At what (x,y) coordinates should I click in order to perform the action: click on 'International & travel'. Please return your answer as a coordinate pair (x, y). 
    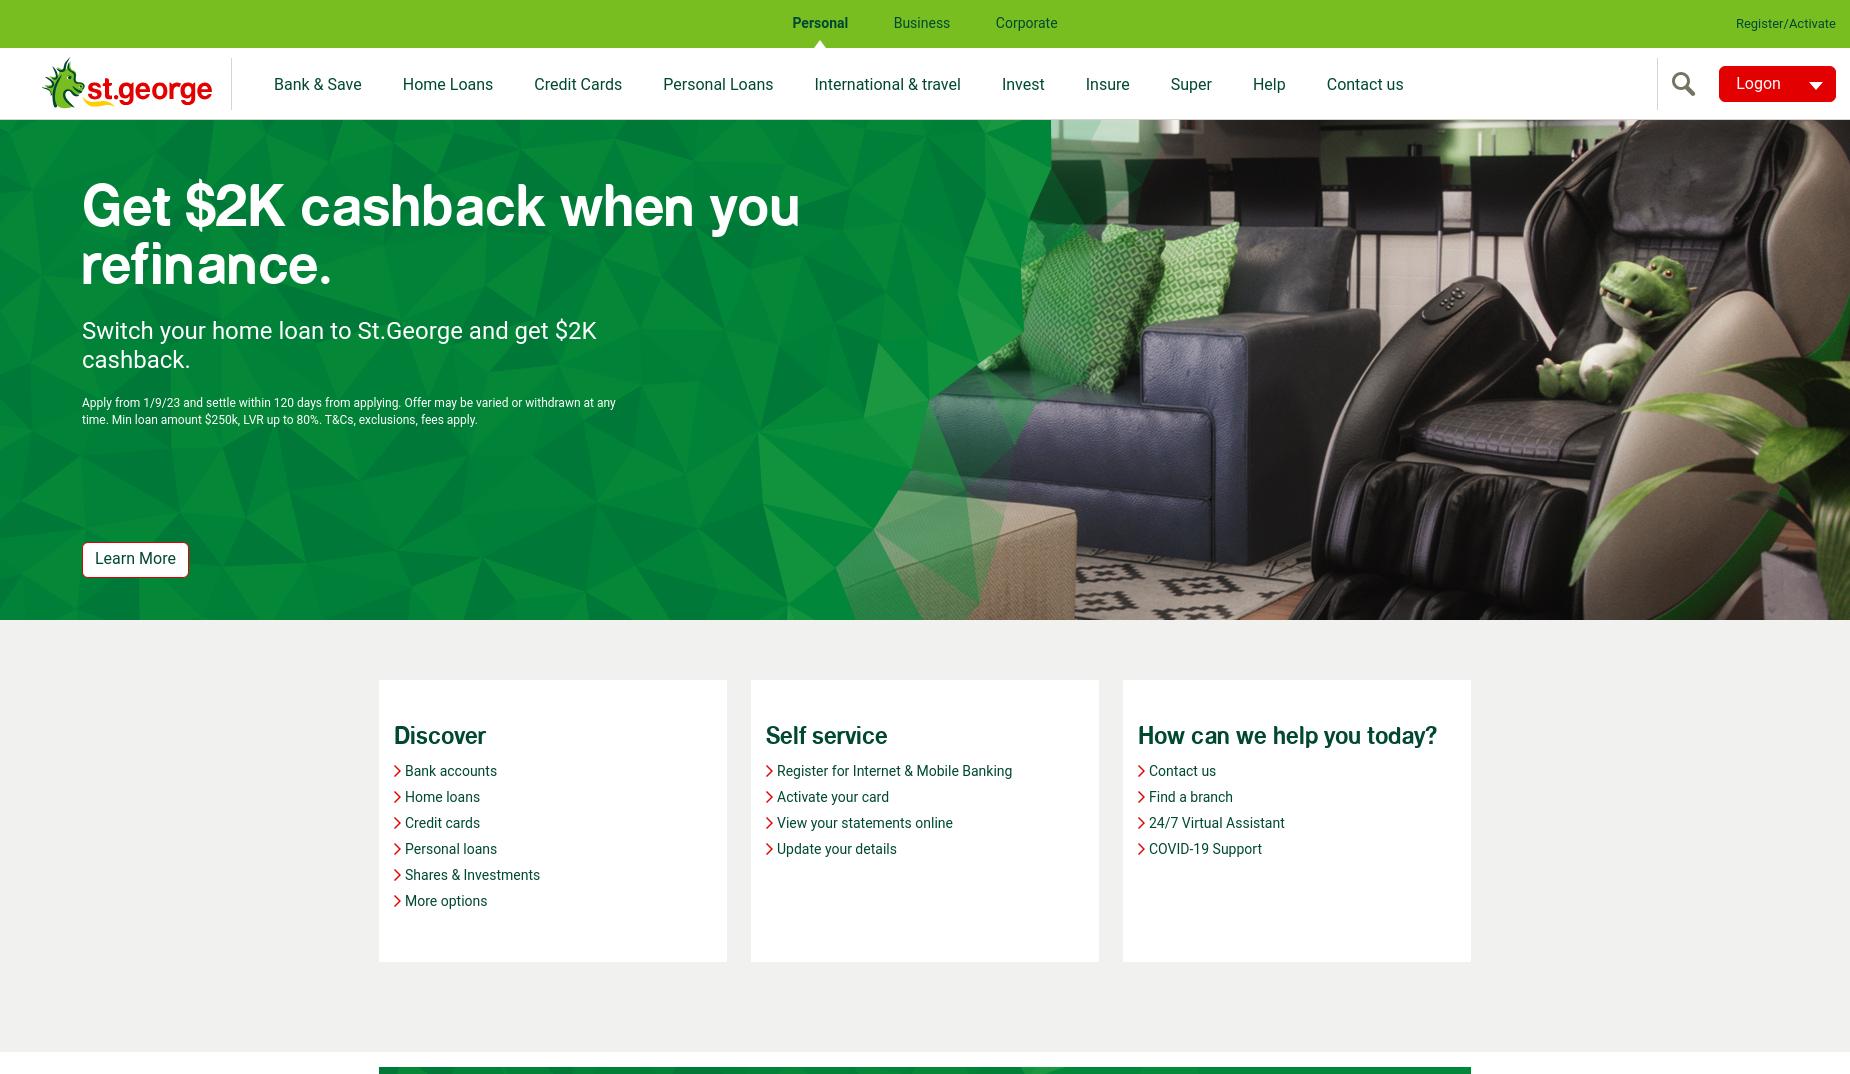
    Looking at the image, I should click on (887, 84).